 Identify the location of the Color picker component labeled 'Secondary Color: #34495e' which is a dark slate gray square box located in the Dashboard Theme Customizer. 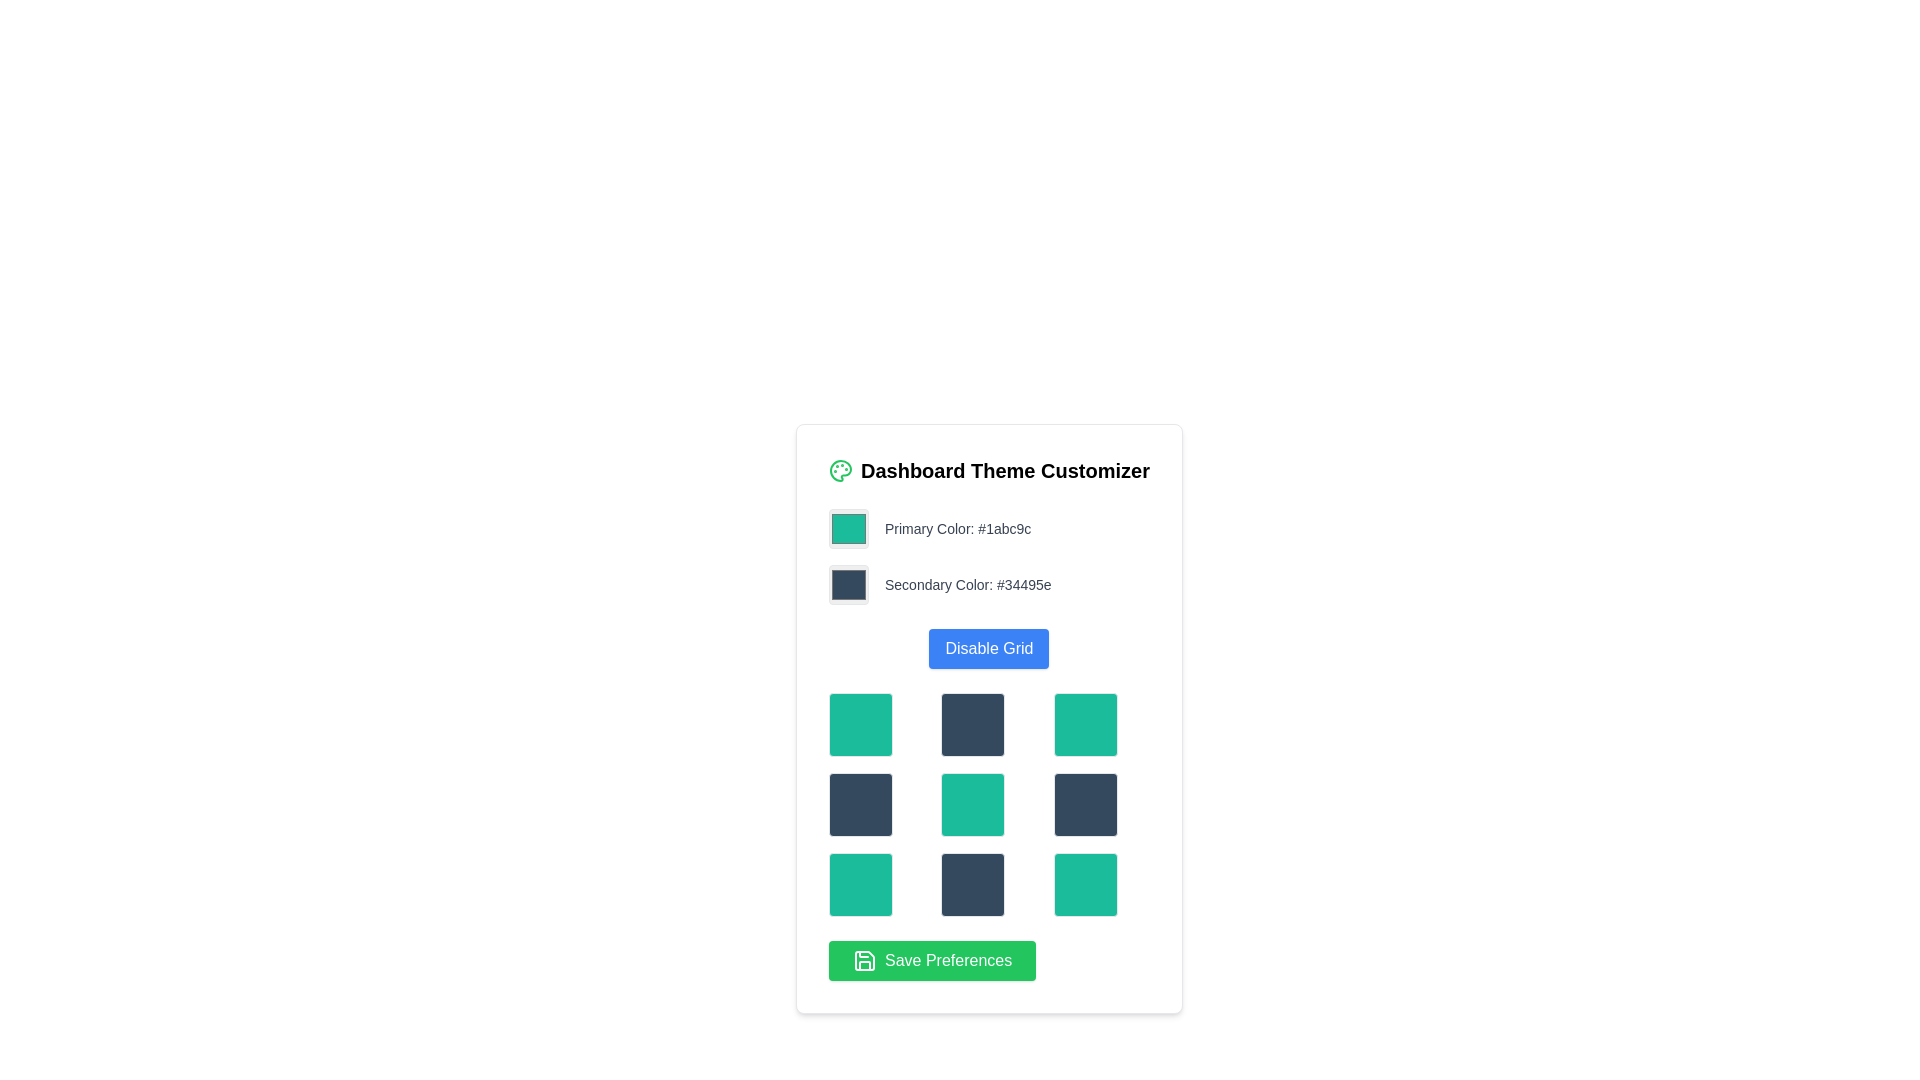
(989, 585).